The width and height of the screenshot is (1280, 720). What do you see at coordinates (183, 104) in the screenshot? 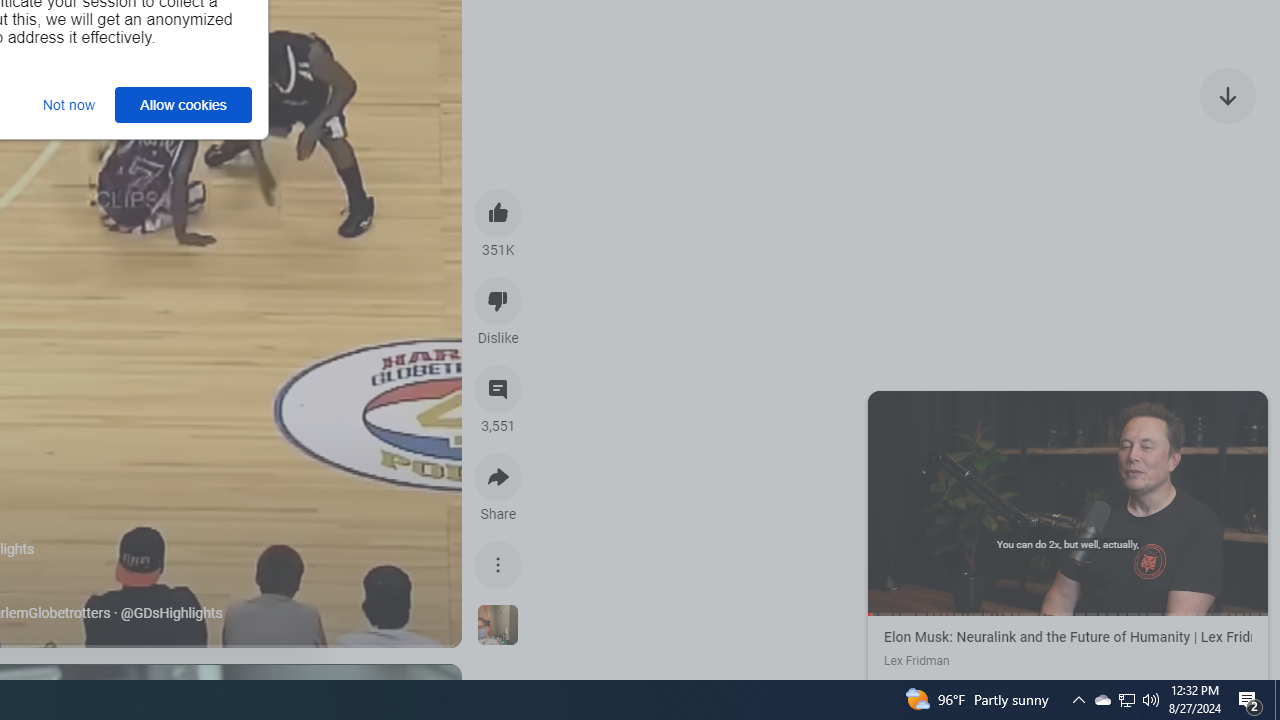
I see `'Allow cookies'` at bounding box center [183, 104].